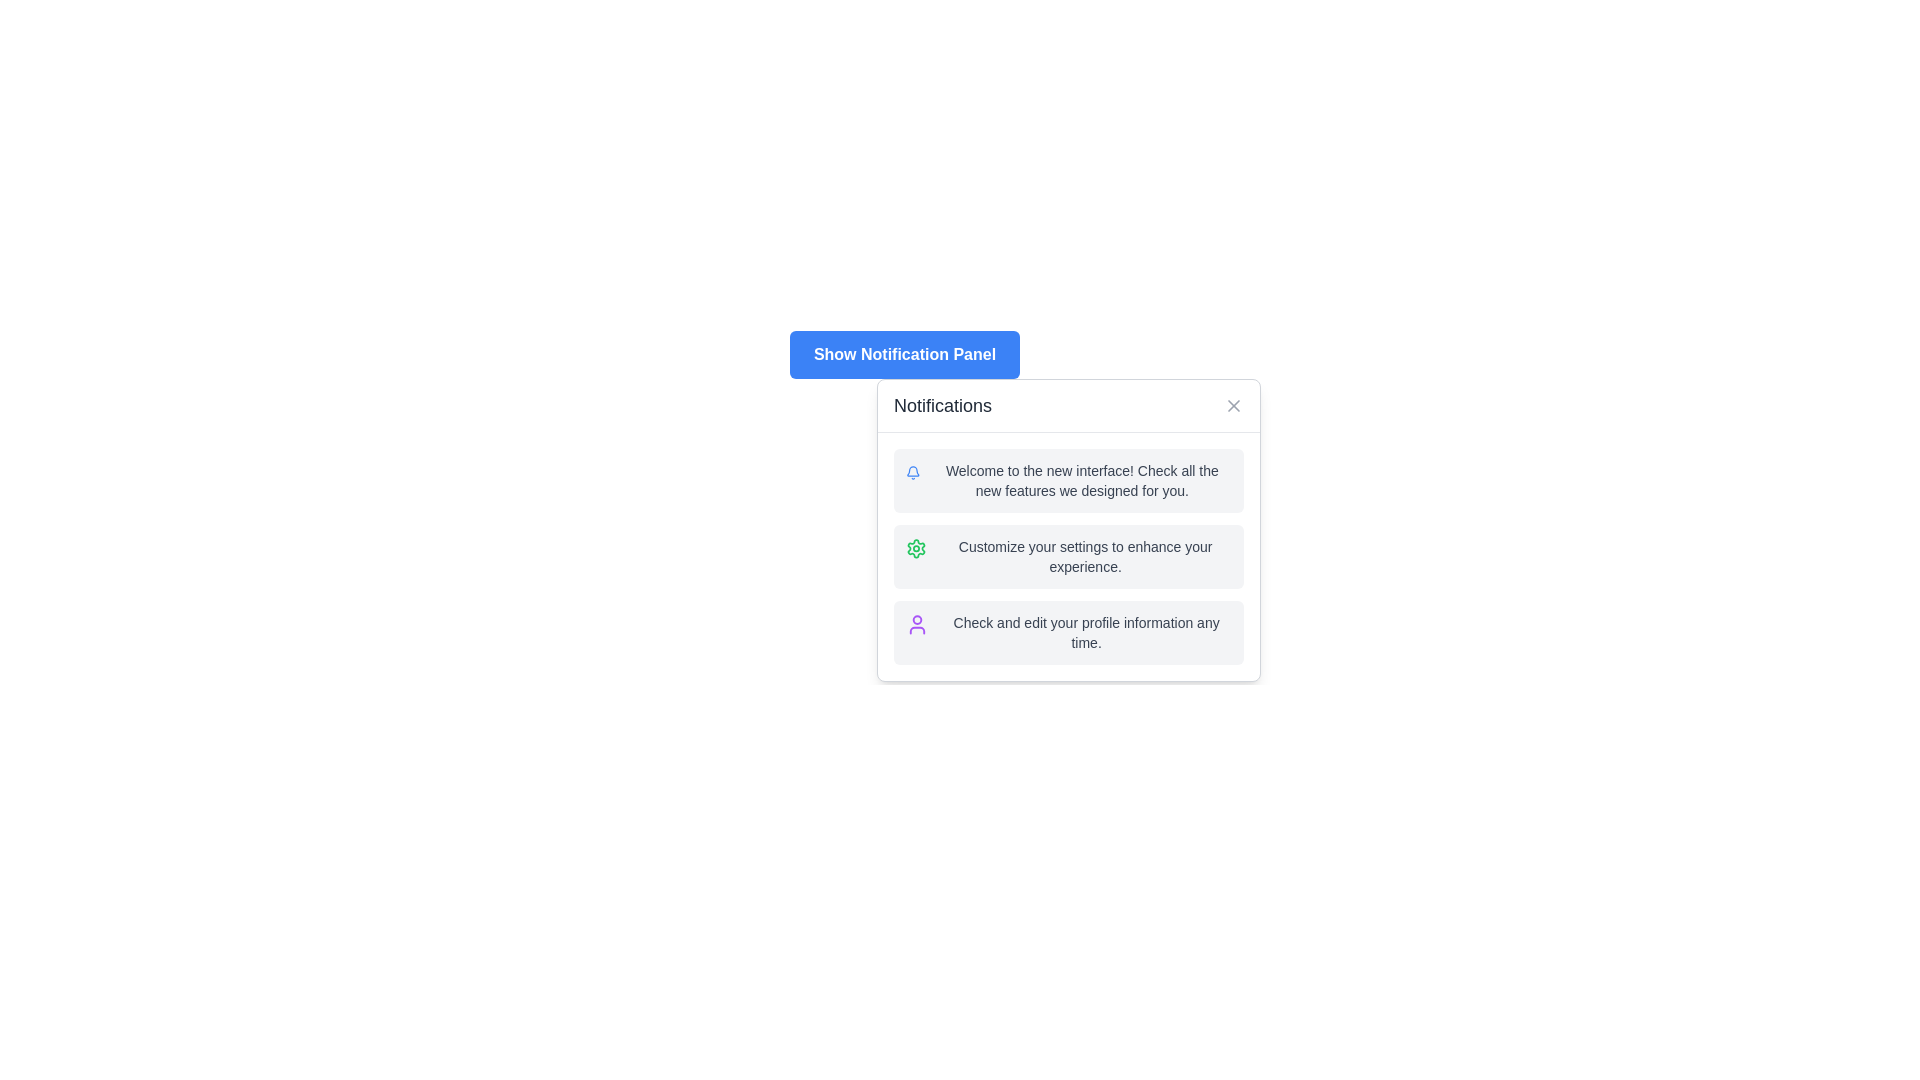 Image resolution: width=1920 pixels, height=1080 pixels. What do you see at coordinates (1232, 405) in the screenshot?
I see `the close icon located at the far right of the notification panel header, positioned after the heading text 'Notifications'` at bounding box center [1232, 405].